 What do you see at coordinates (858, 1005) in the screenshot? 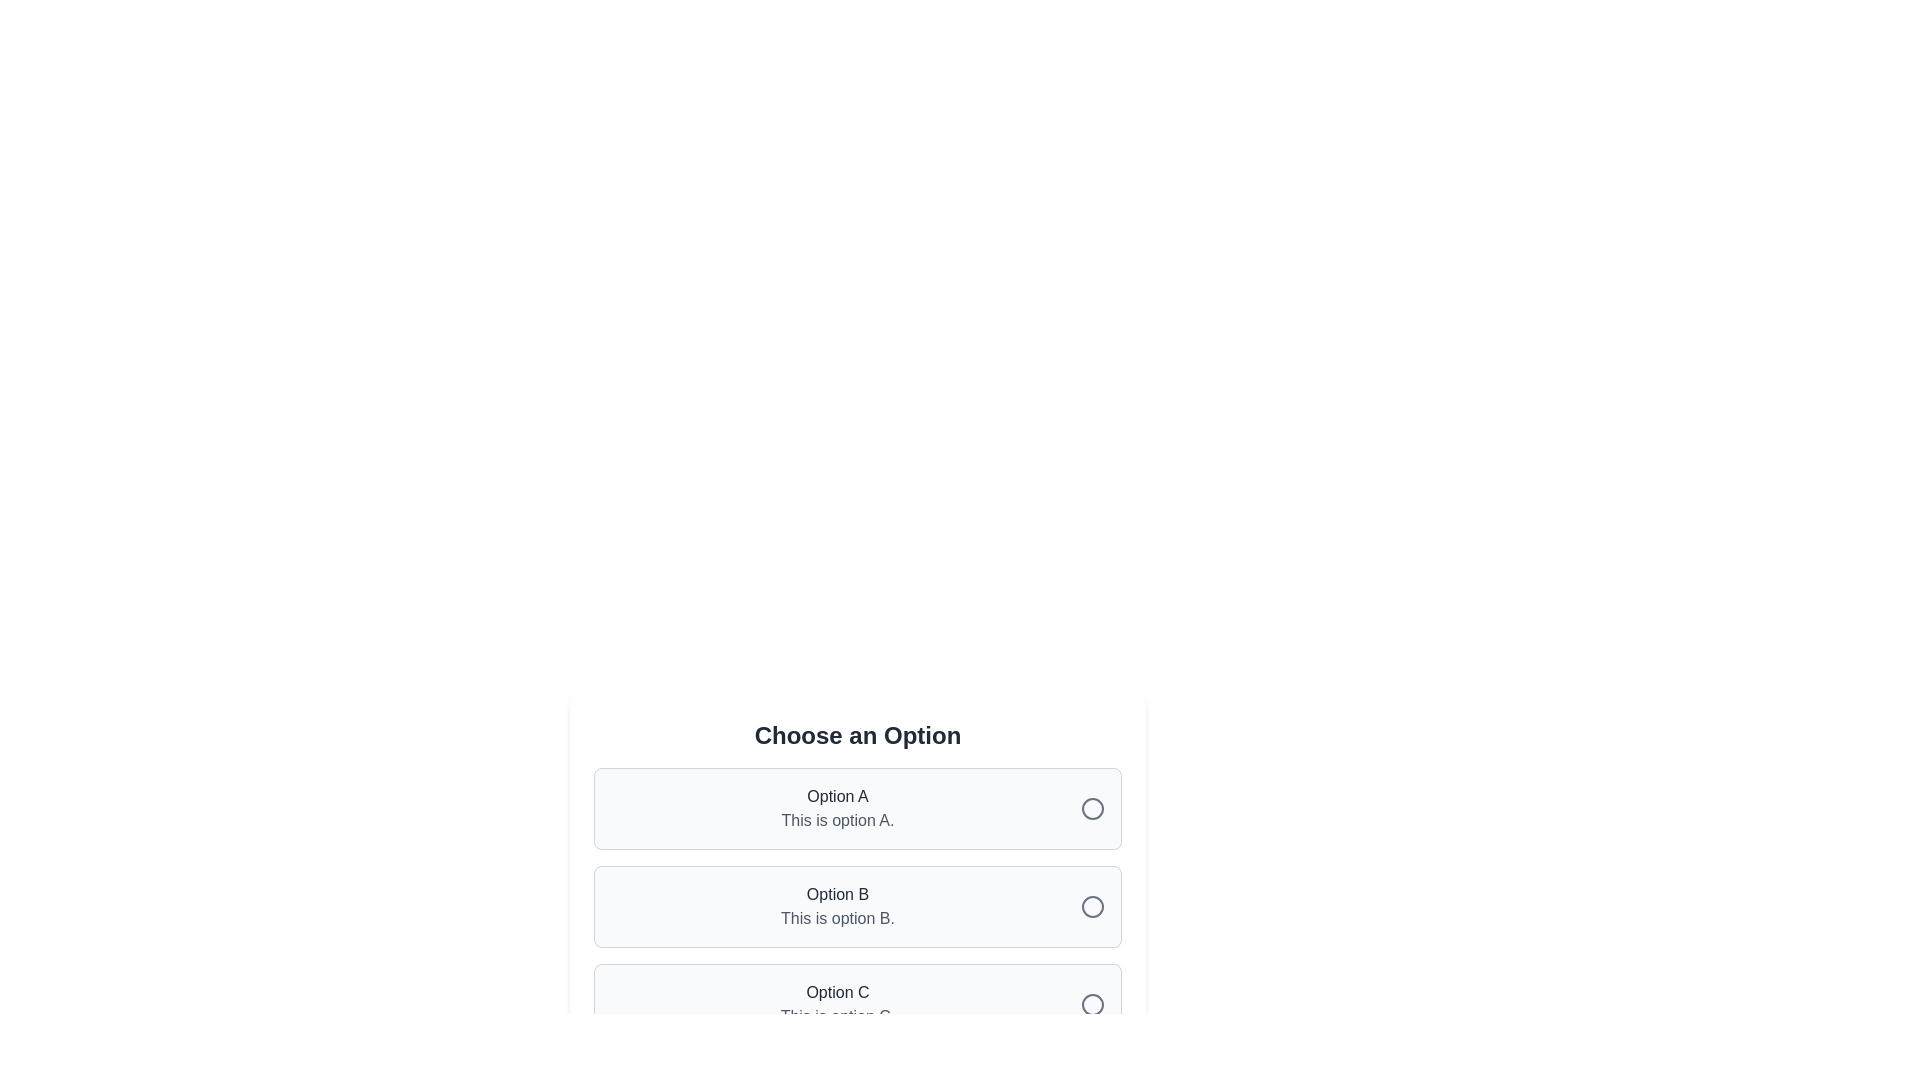
I see `the third radio button option in the 'Choose an Option' group` at bounding box center [858, 1005].